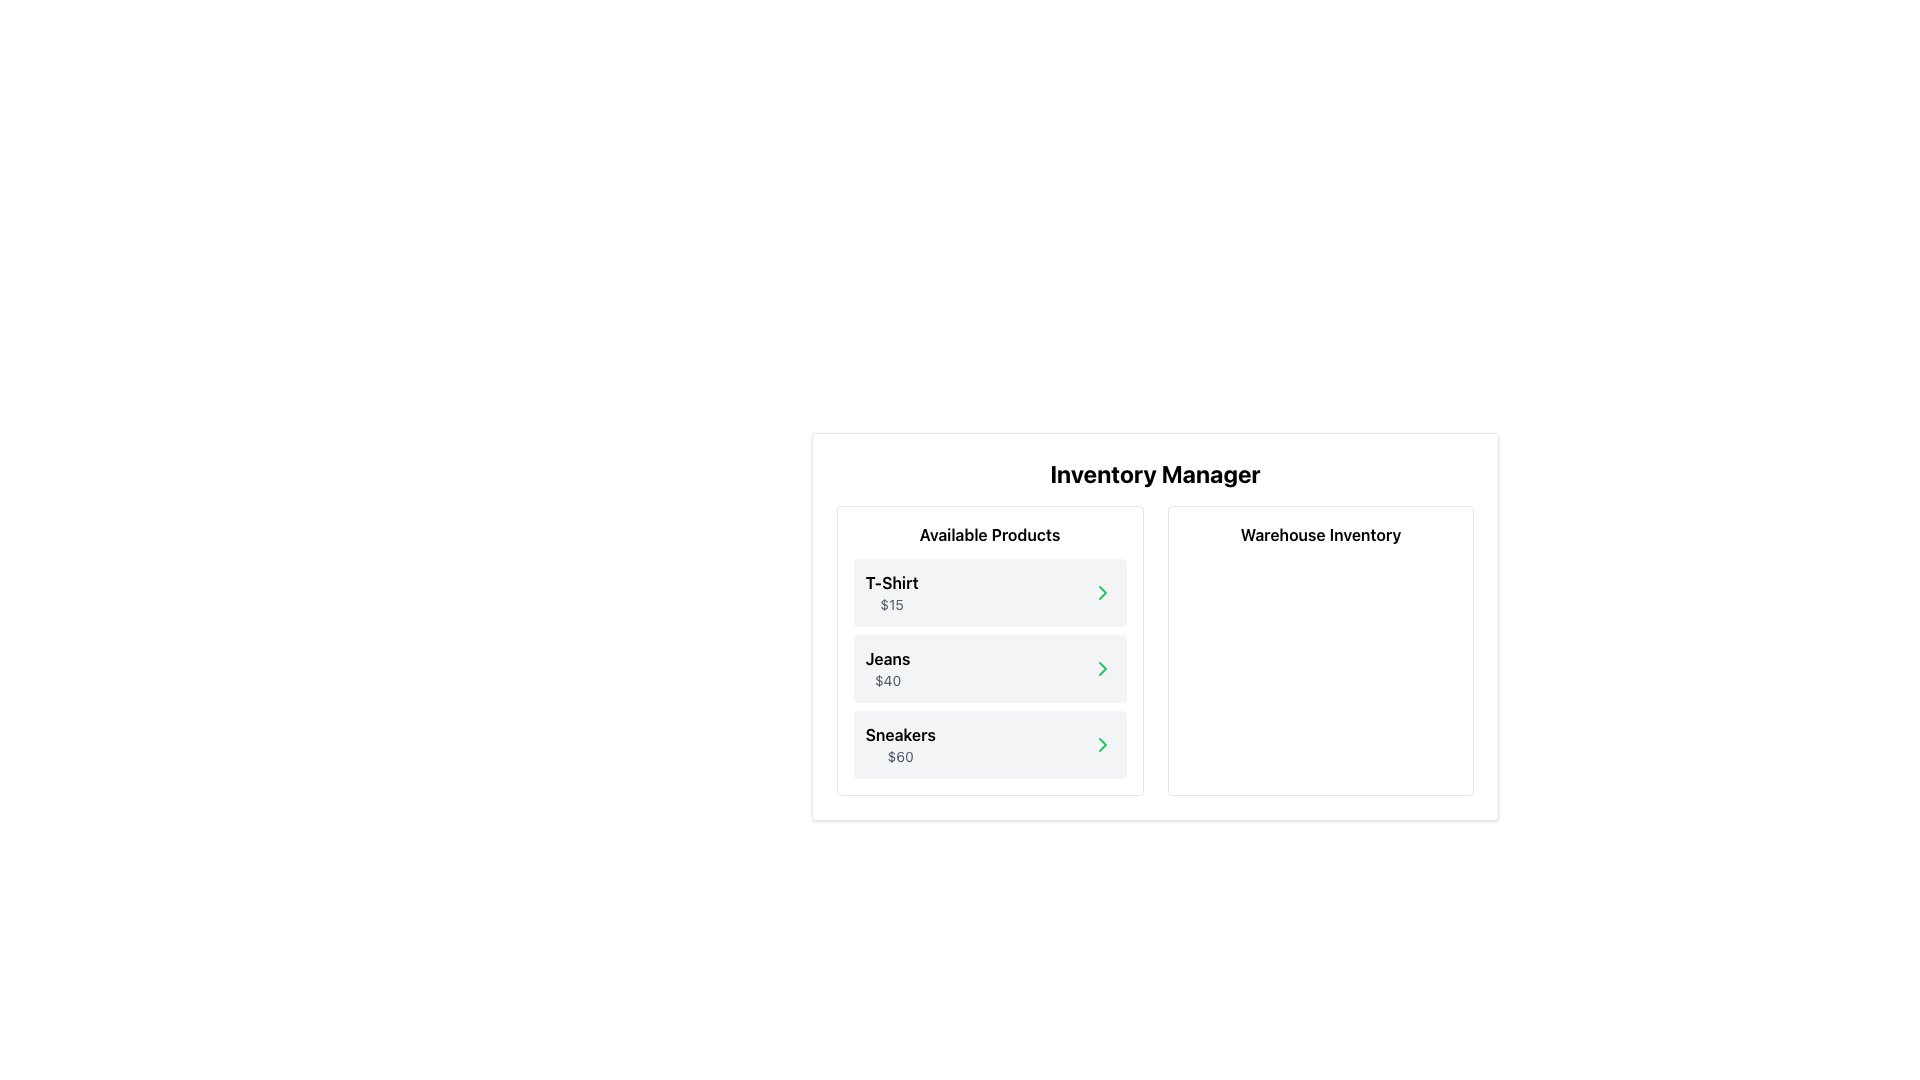 The height and width of the screenshot is (1080, 1920). Describe the element at coordinates (887, 680) in the screenshot. I see `the gray text label '$40' located below 'Jeans' in the 'Available Products' section` at that location.